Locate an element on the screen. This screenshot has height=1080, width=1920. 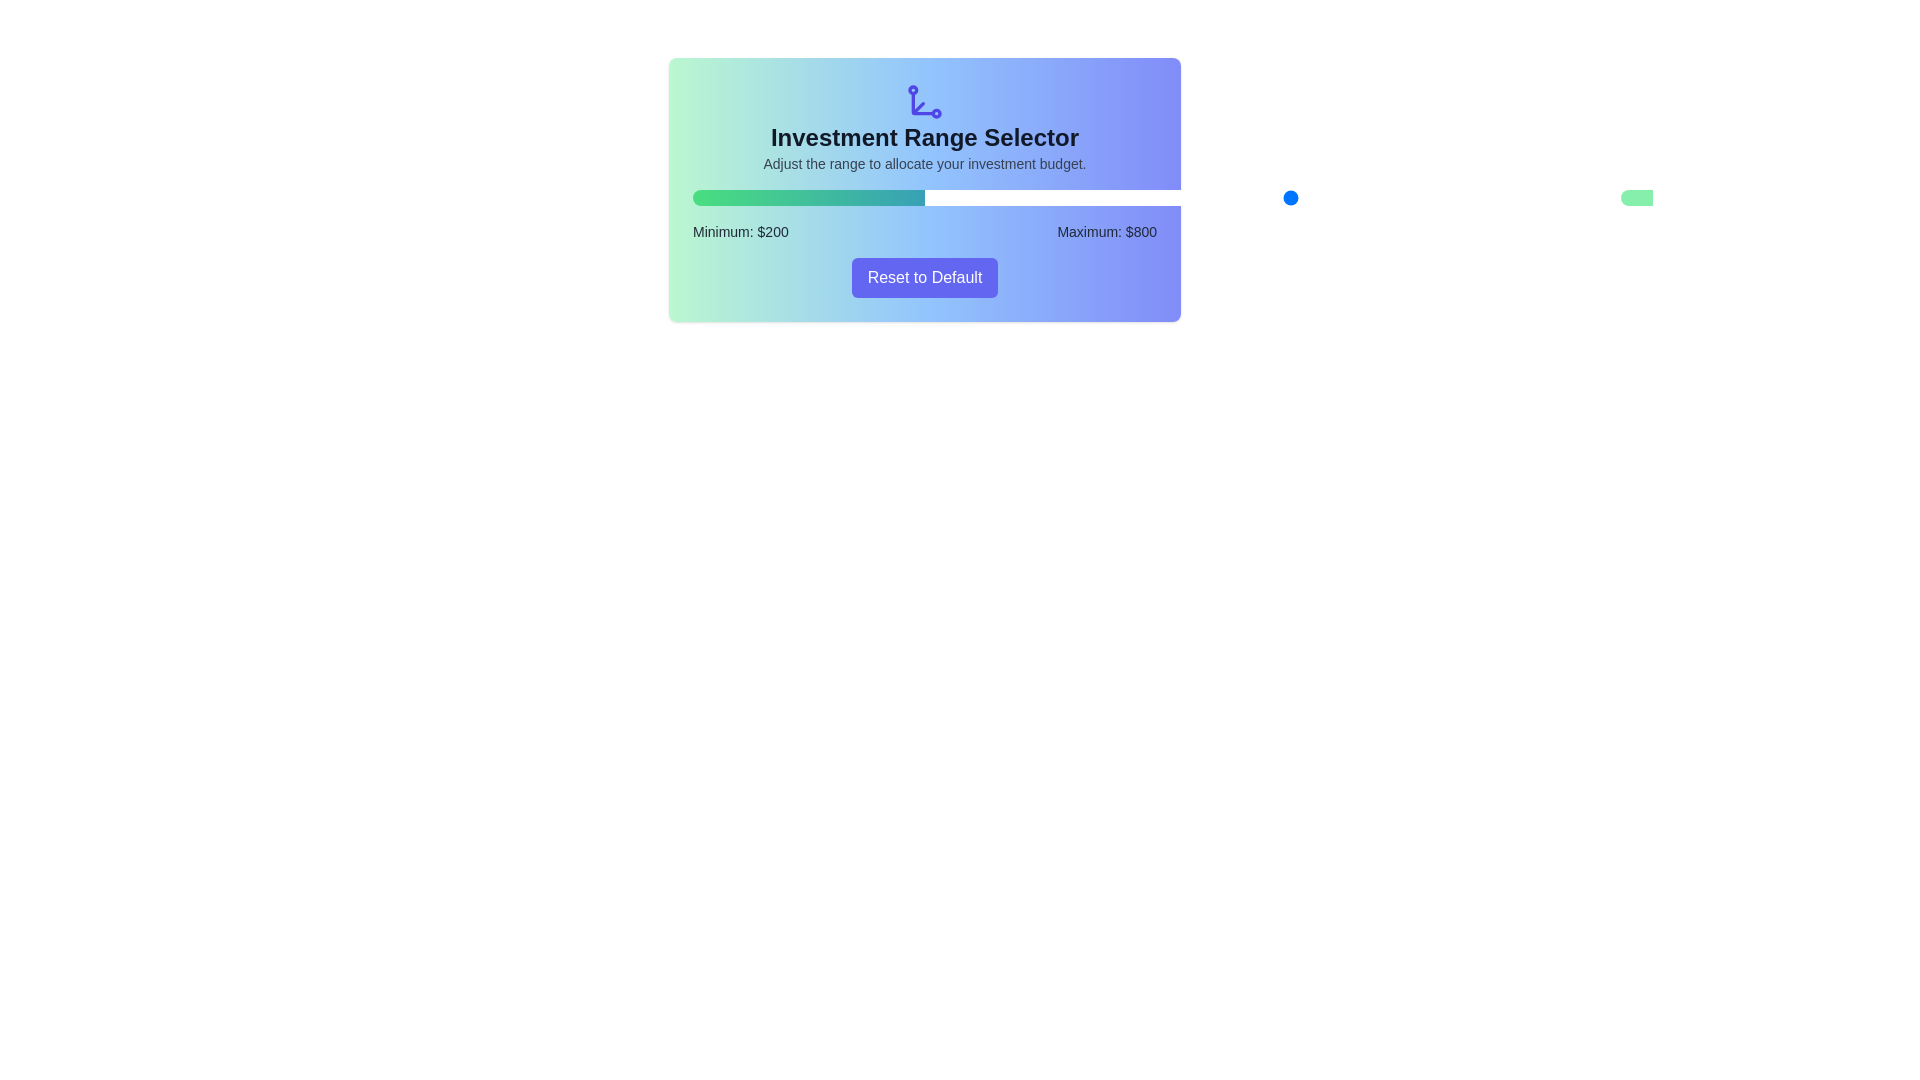
the maximum investment range to 794 by dragging the right slider is located at coordinates (1383, 197).